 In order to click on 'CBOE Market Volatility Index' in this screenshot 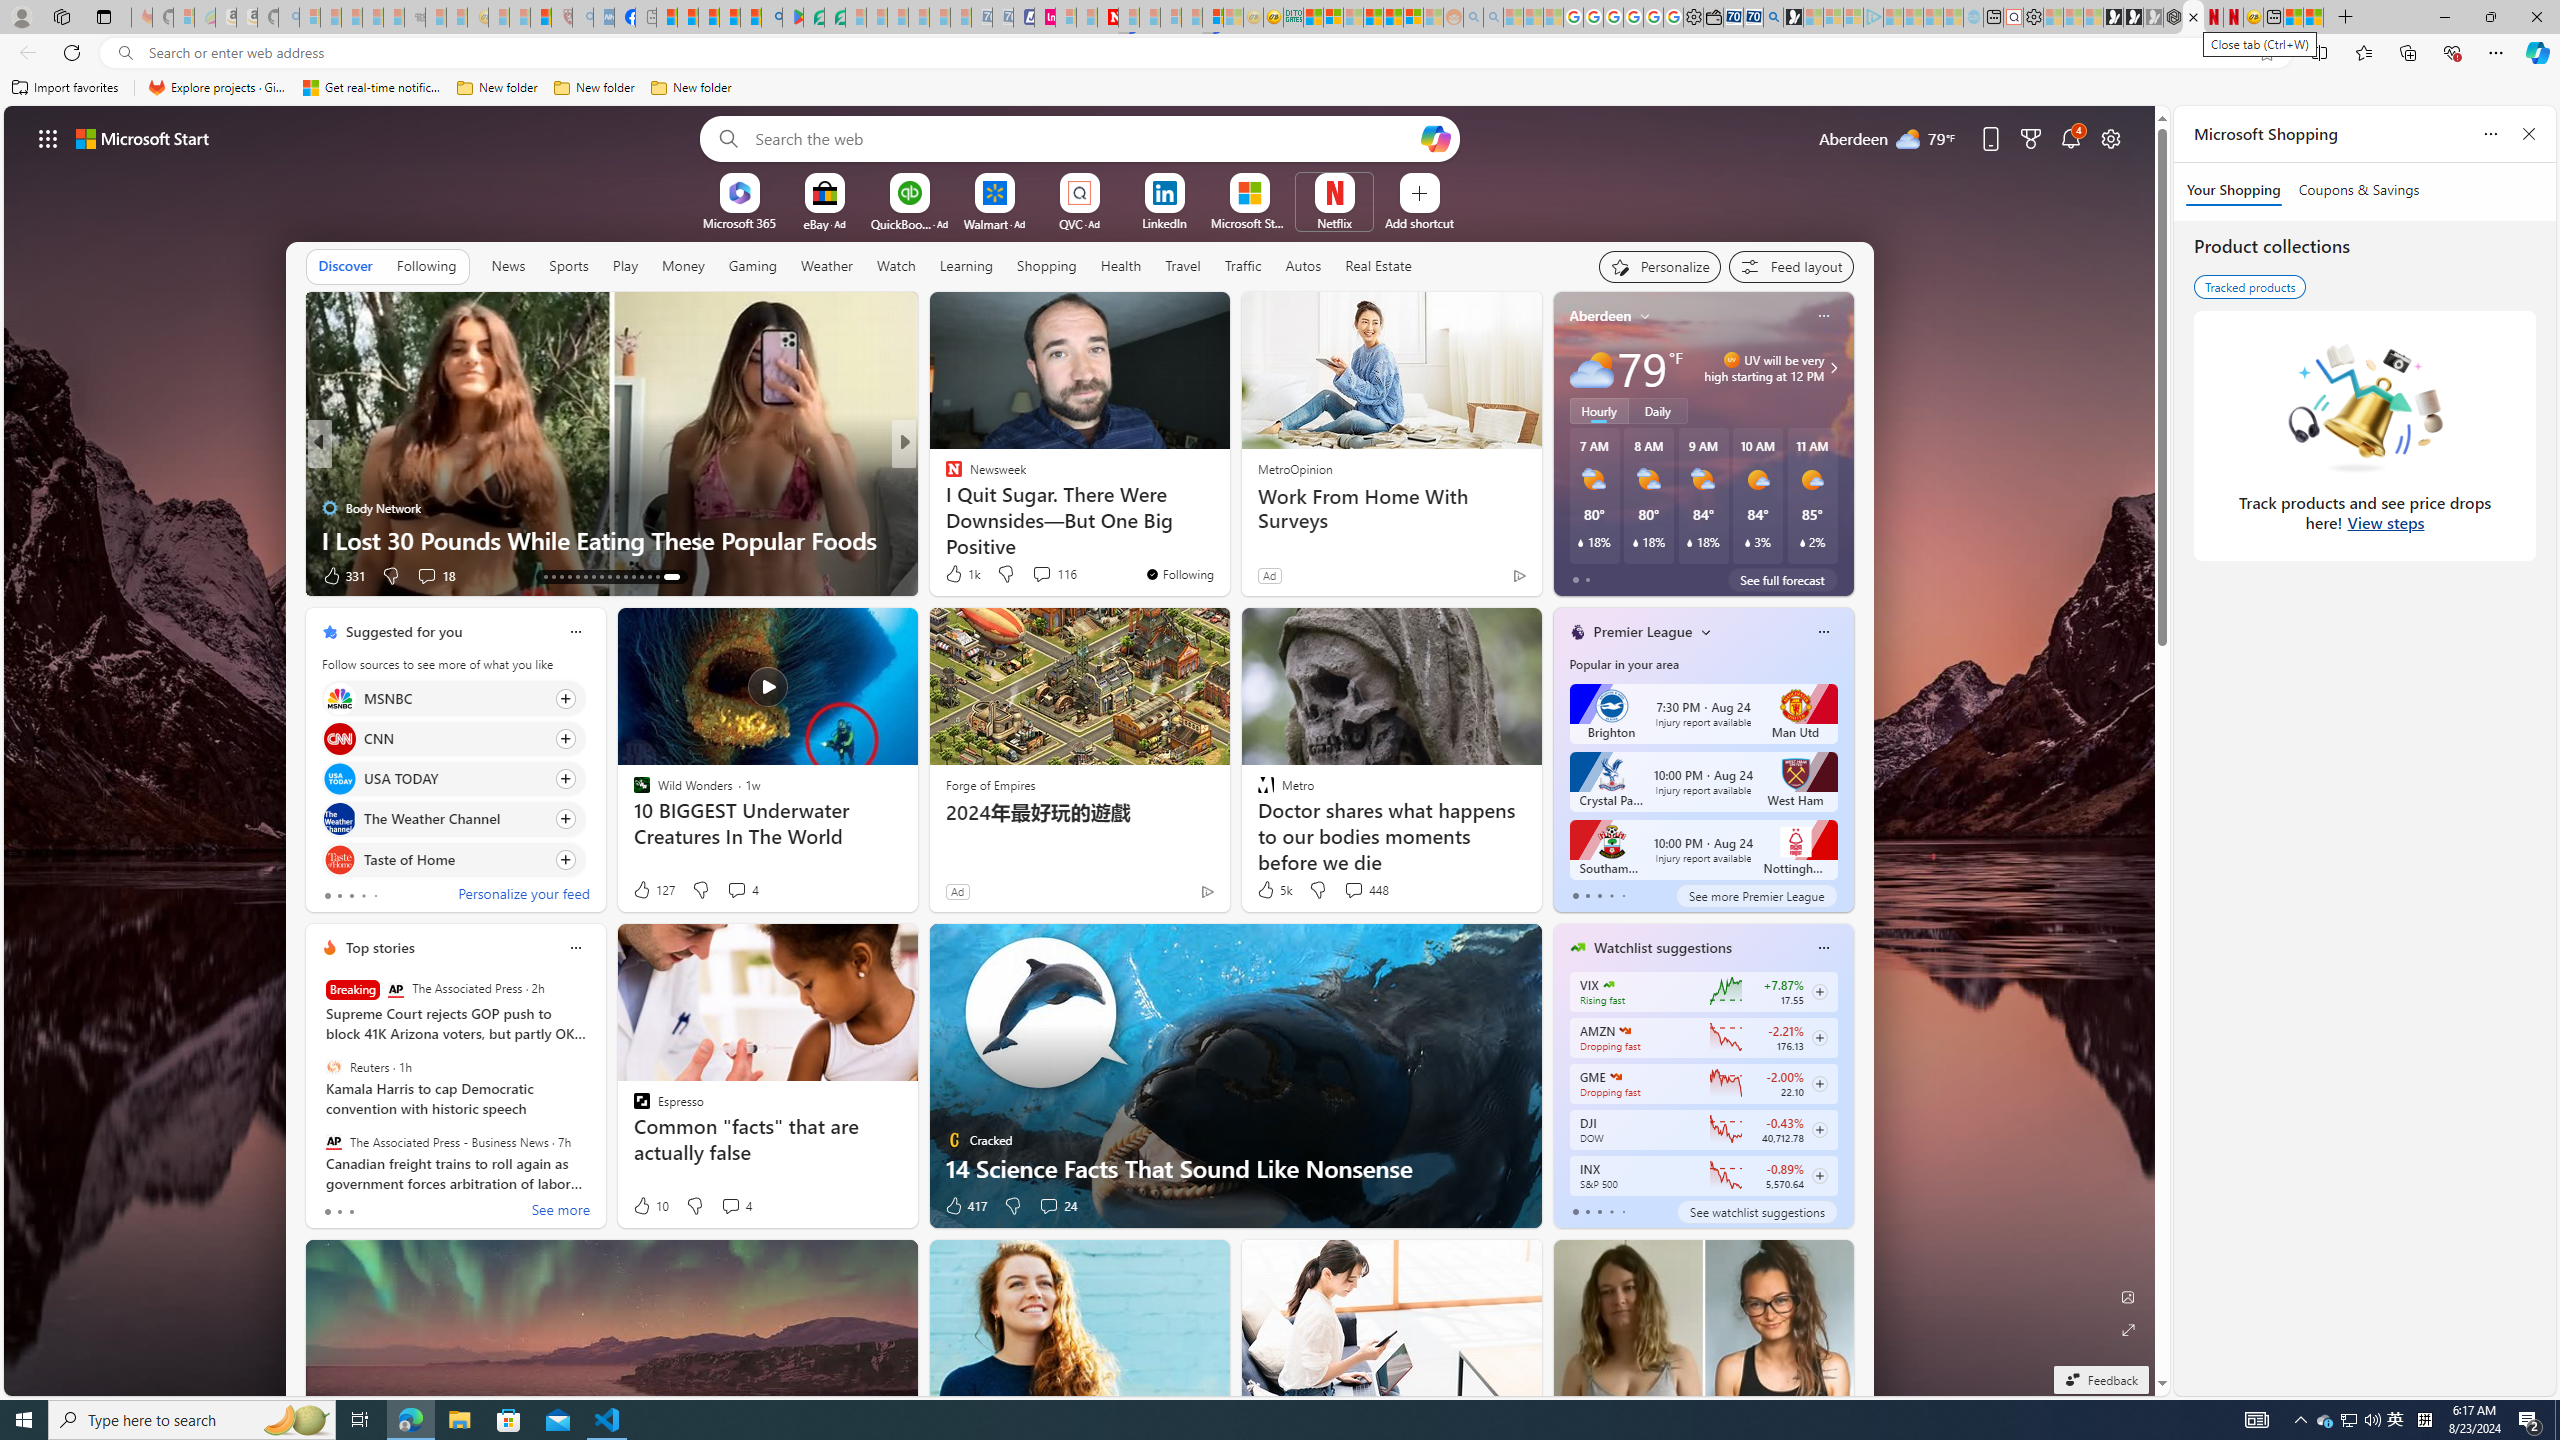, I will do `click(1607, 984)`.